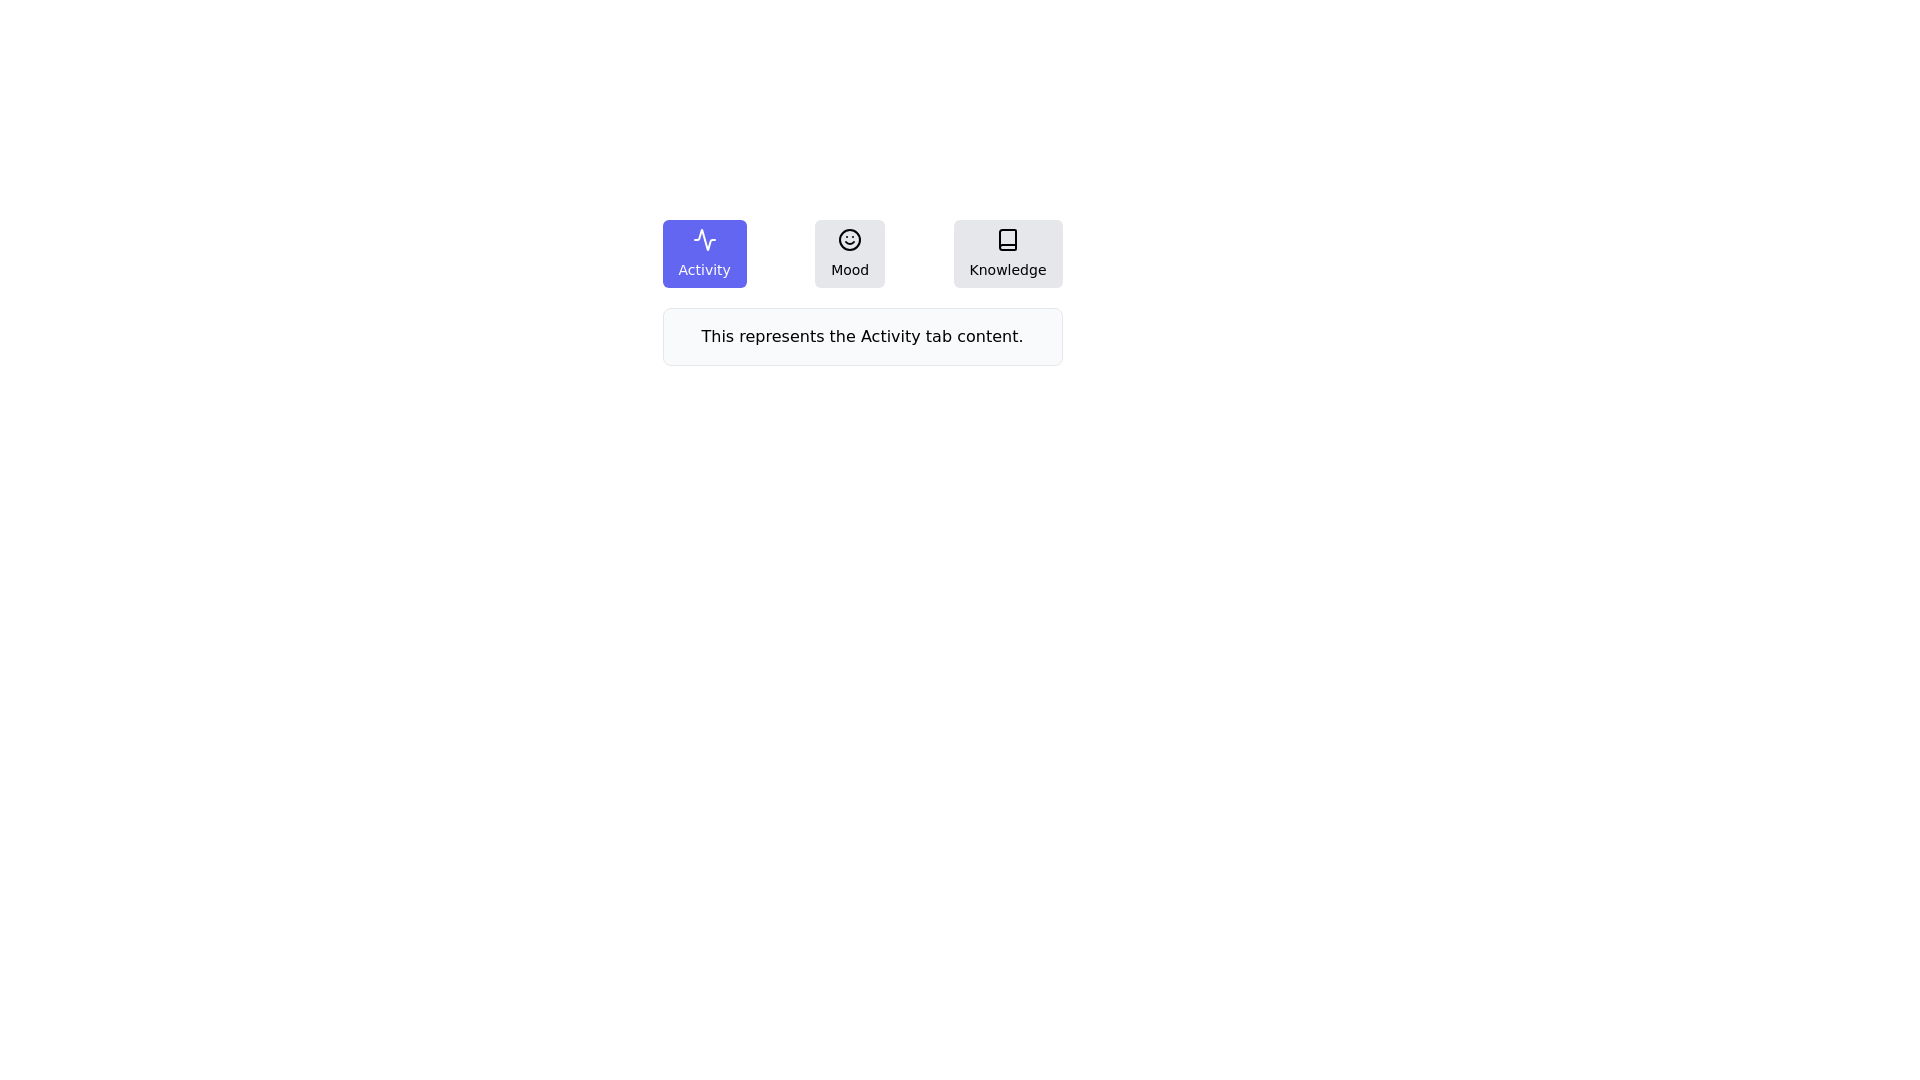  I want to click on text of the 'Activity' navigation tab label, which is the first element in a tab-like navigation component located in the header row, so click(704, 270).